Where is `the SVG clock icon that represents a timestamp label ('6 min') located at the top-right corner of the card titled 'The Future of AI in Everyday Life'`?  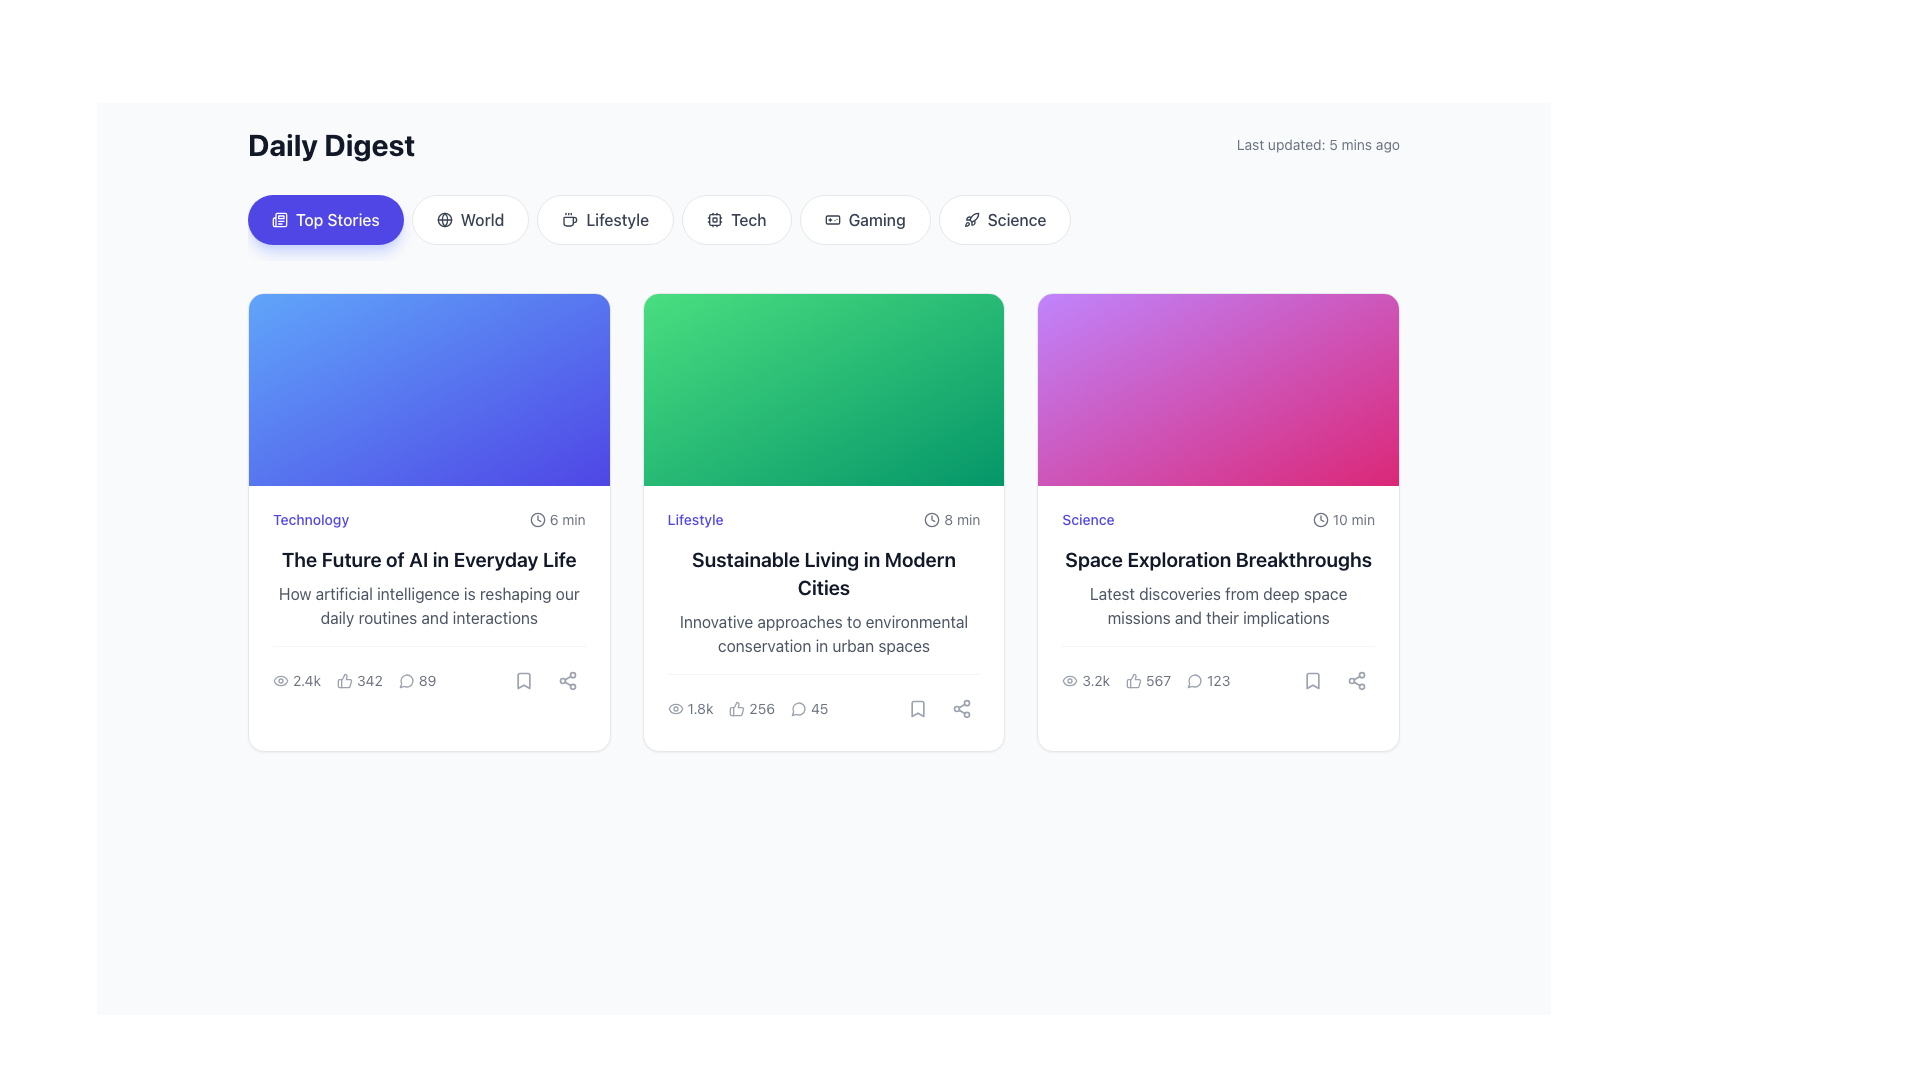 the SVG clock icon that represents a timestamp label ('6 min') located at the top-right corner of the card titled 'The Future of AI in Everyday Life' is located at coordinates (537, 519).